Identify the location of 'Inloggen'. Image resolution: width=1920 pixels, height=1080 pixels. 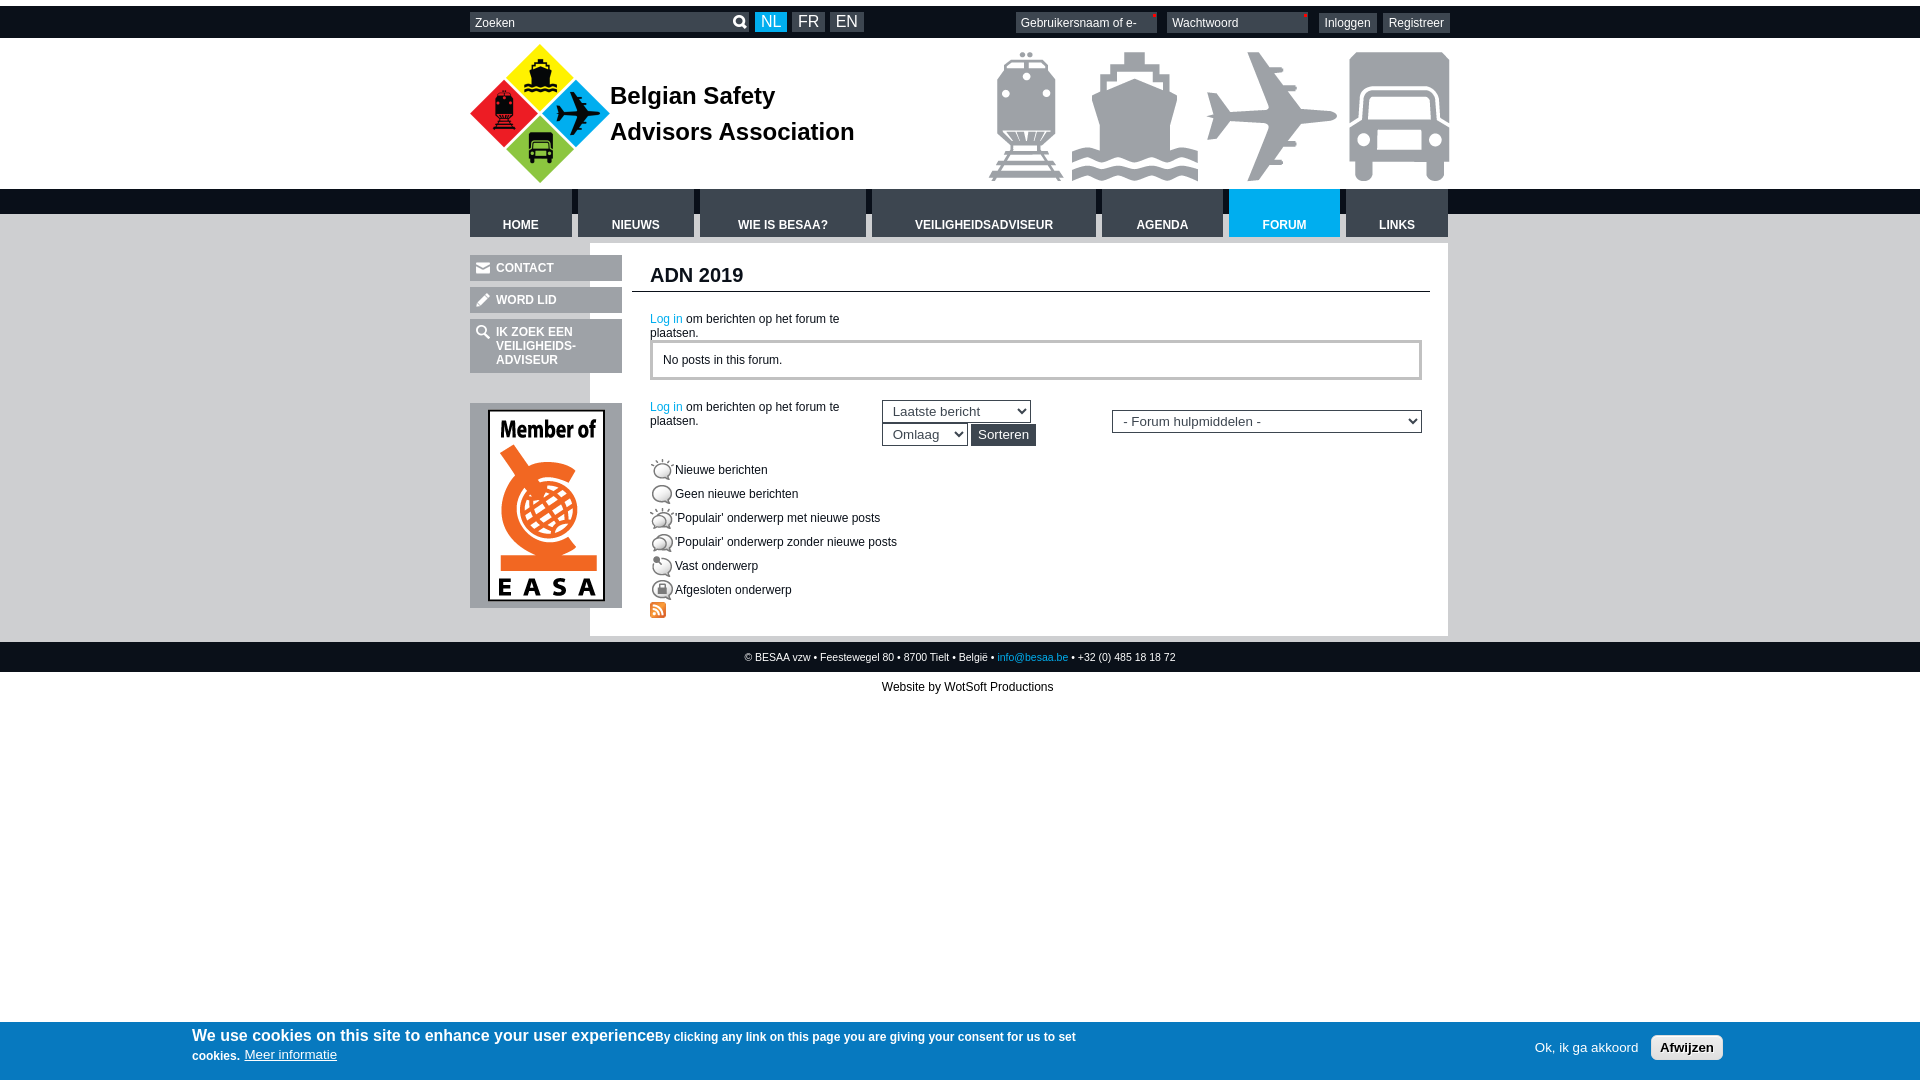
(1319, 23).